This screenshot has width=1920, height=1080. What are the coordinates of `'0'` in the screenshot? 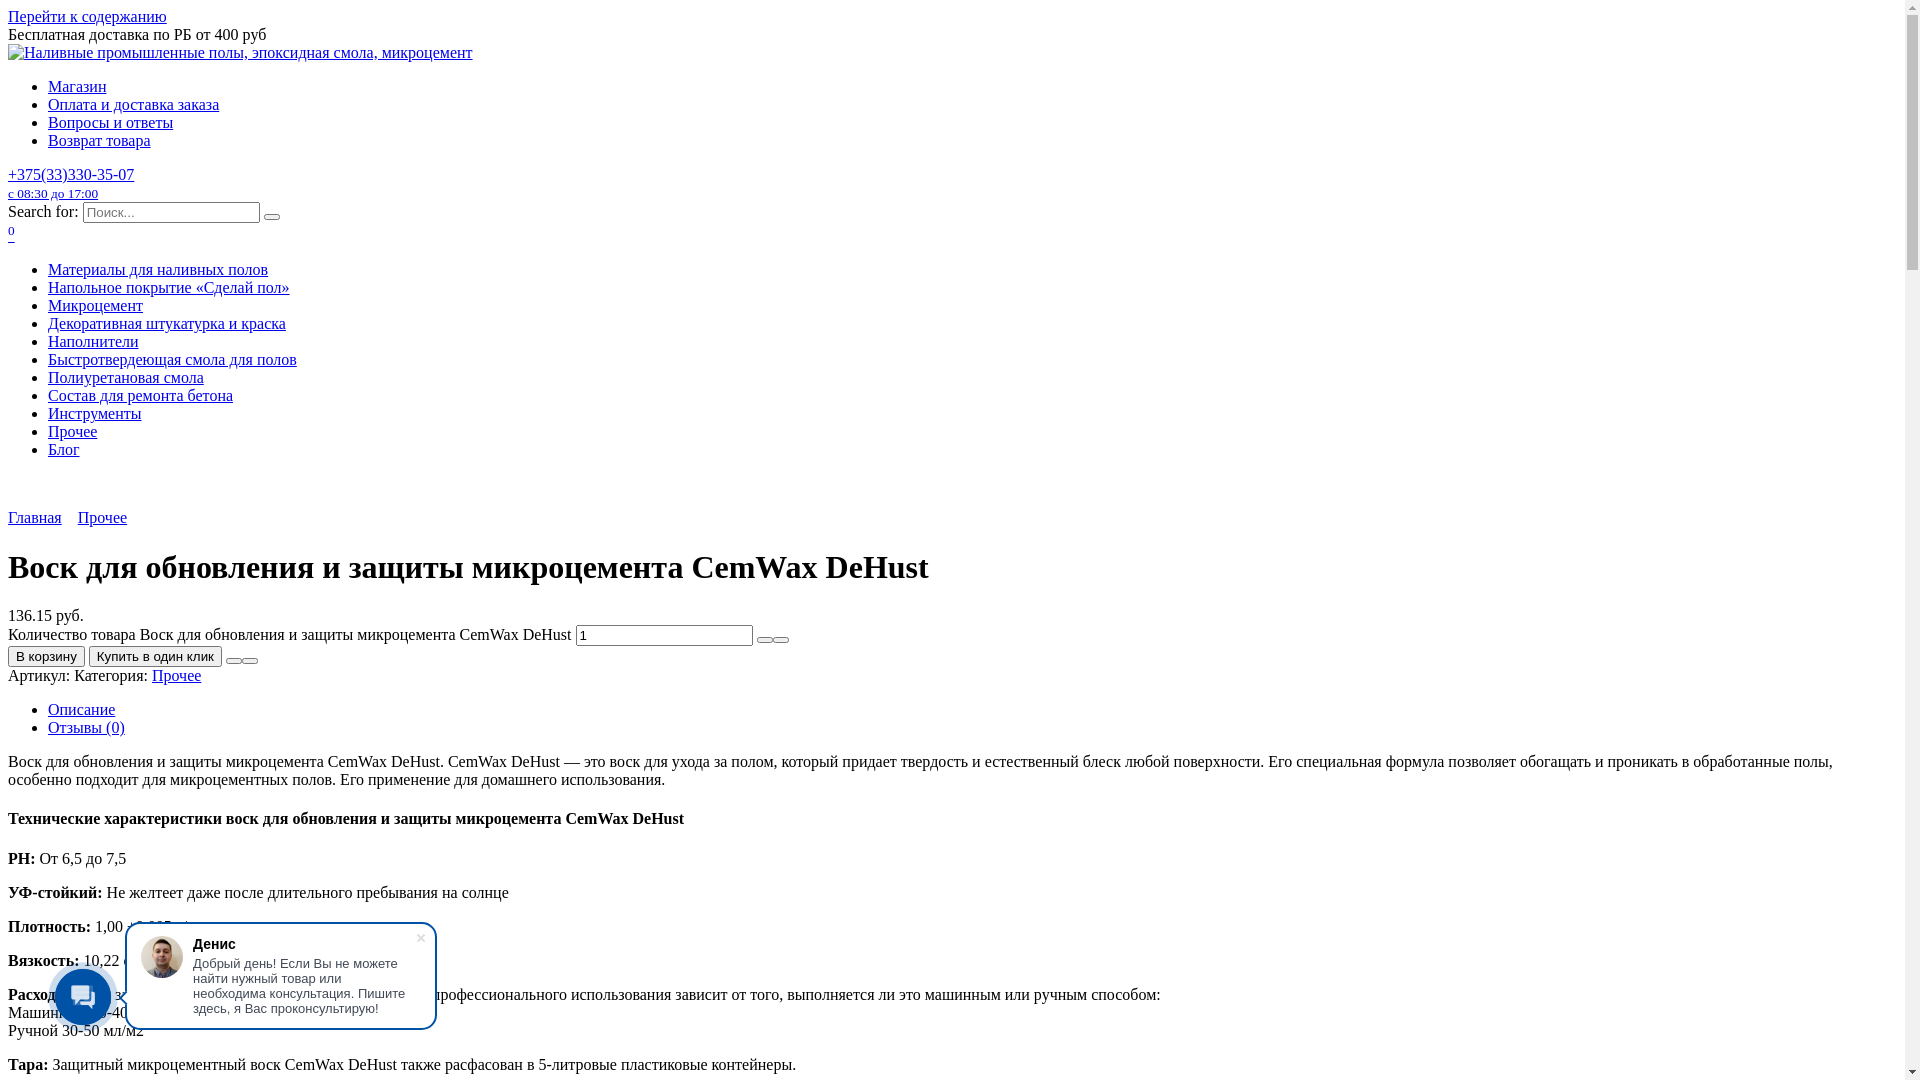 It's located at (11, 234).